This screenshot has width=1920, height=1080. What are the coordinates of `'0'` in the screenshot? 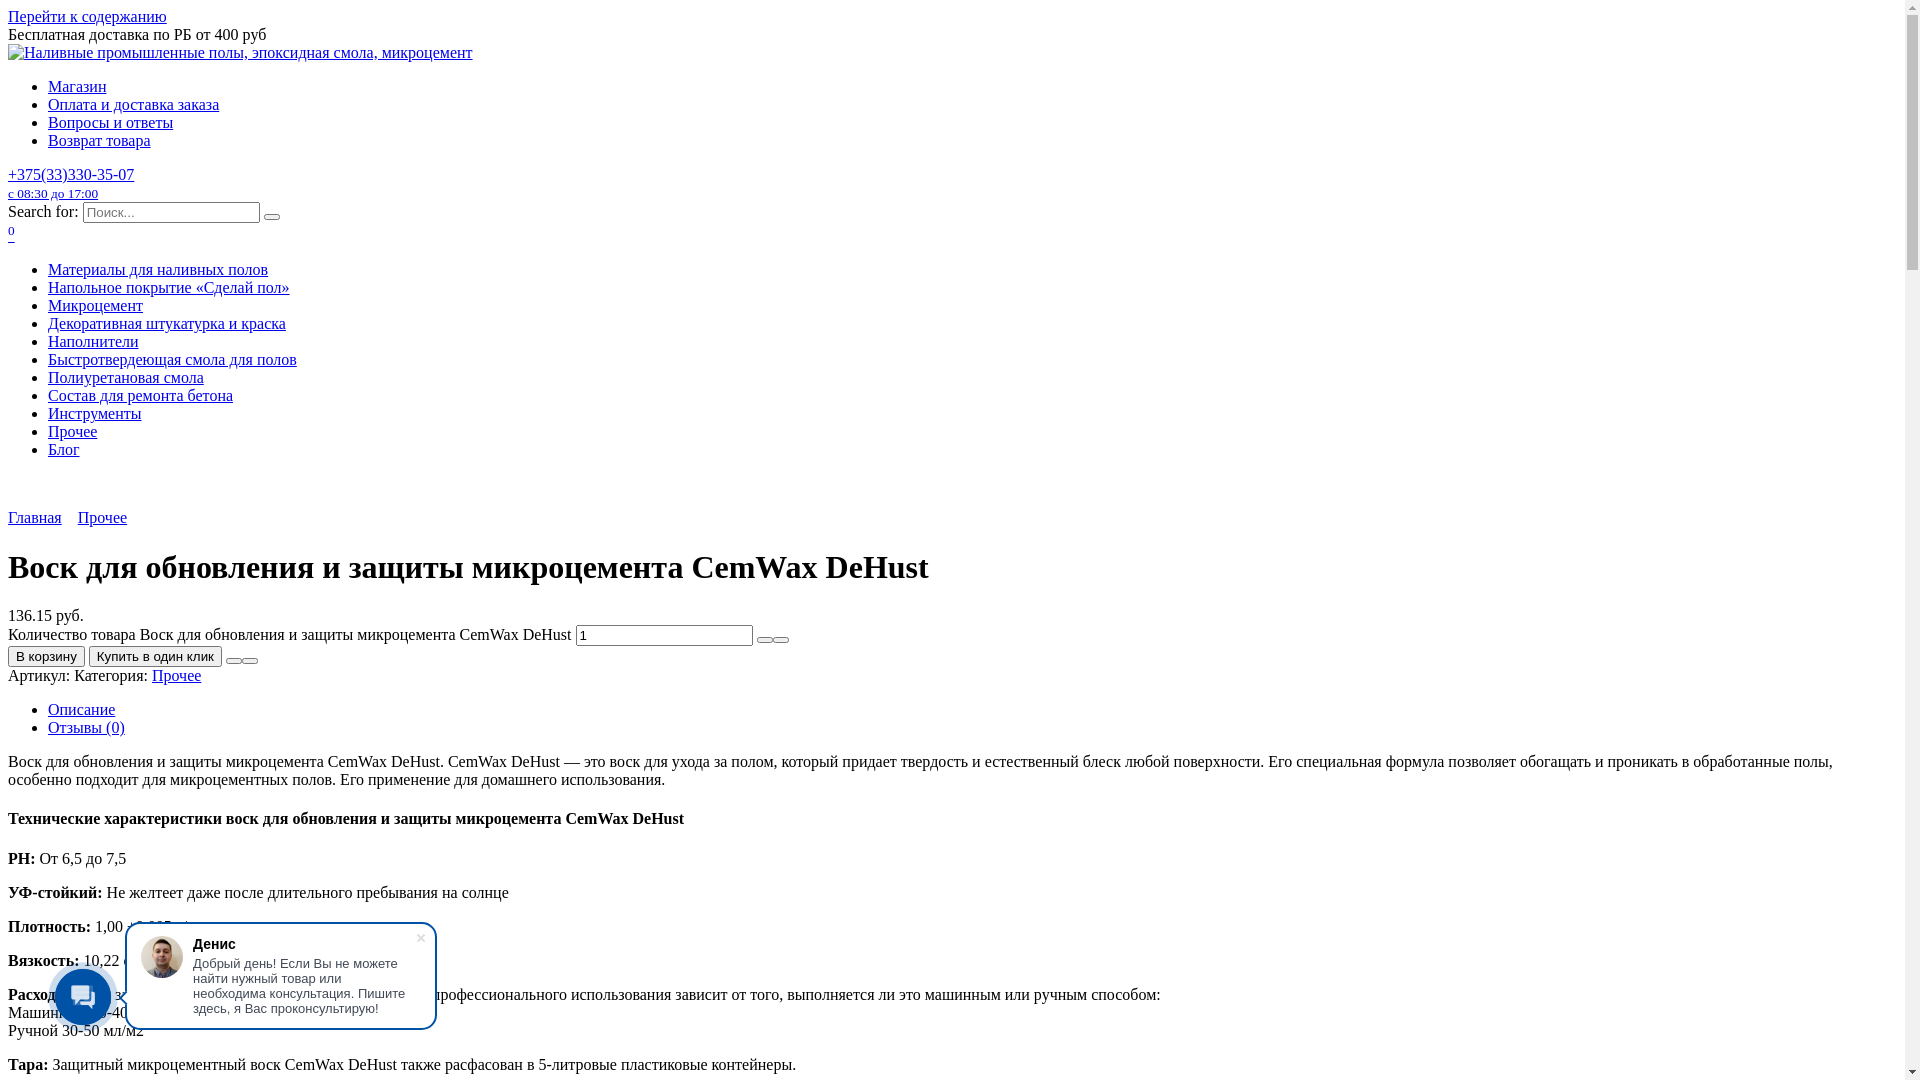 It's located at (11, 234).